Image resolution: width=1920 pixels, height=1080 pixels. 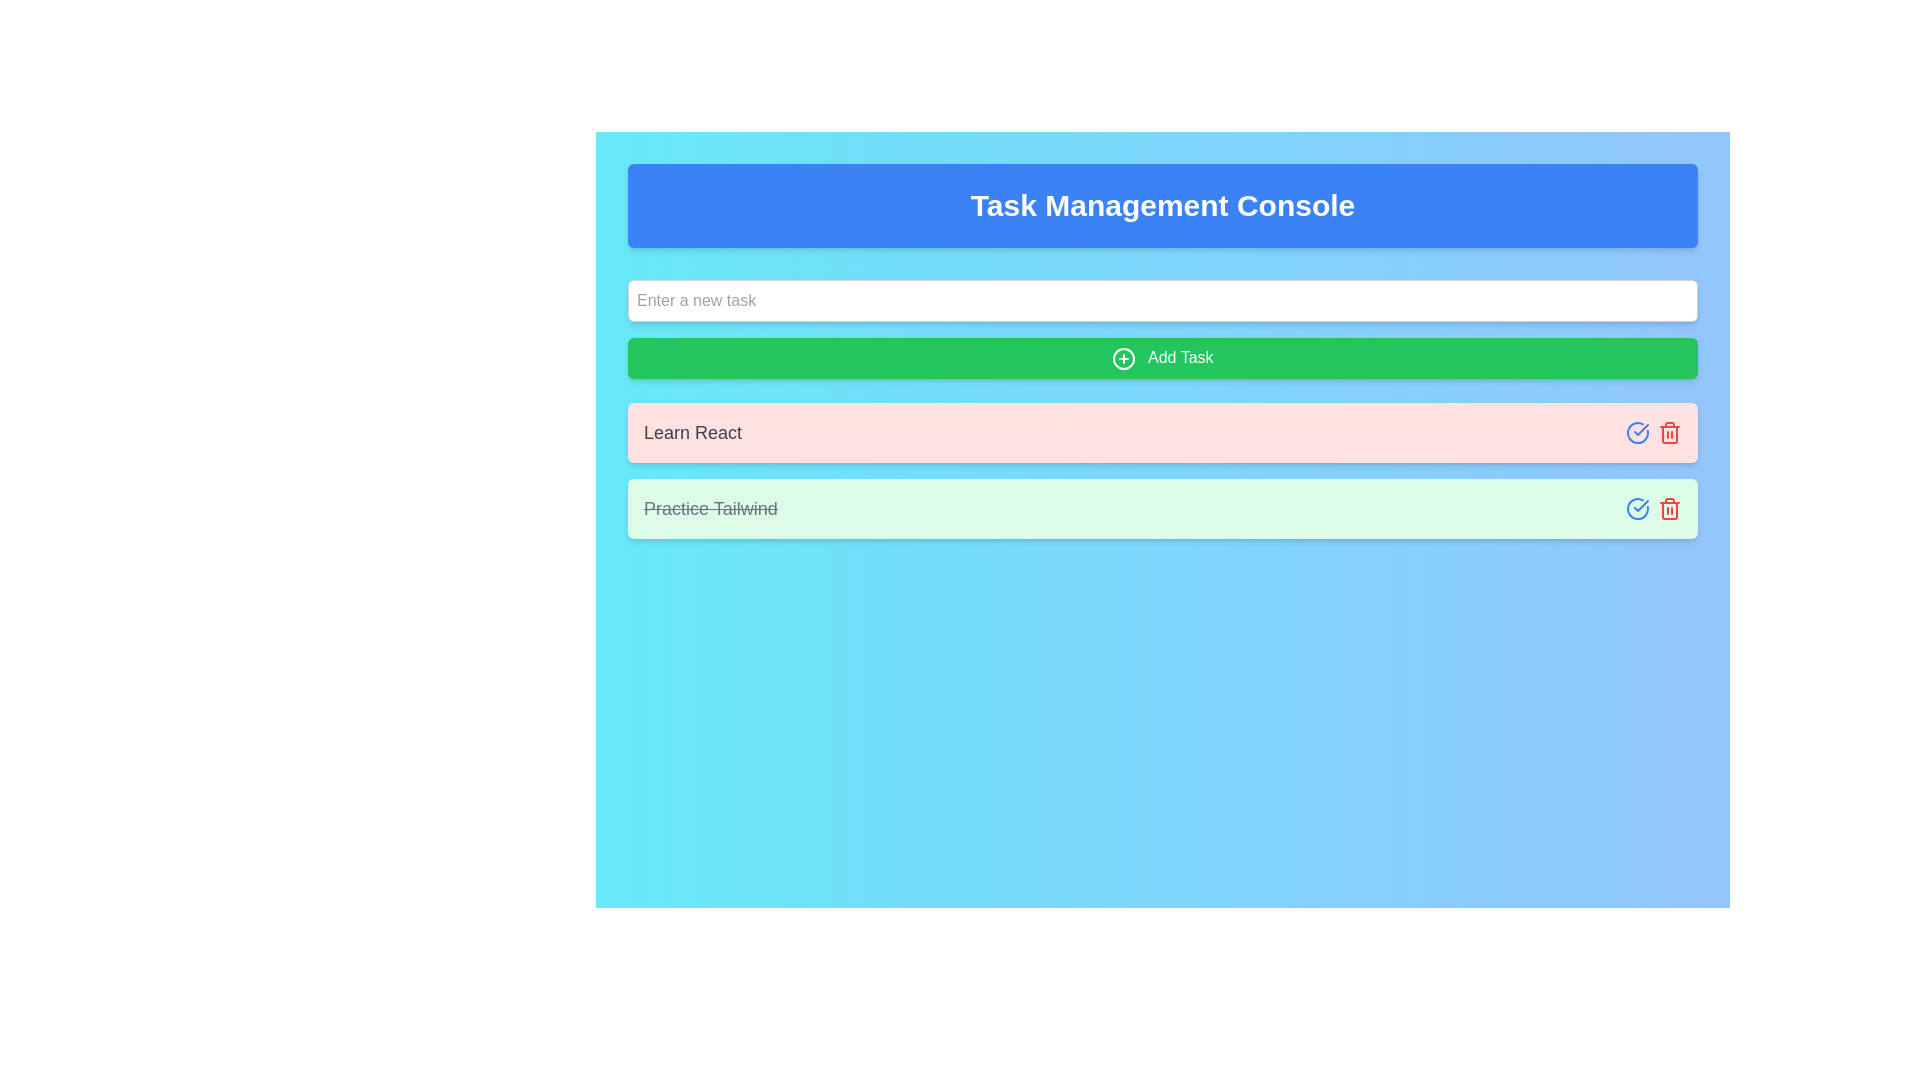 What do you see at coordinates (1637, 431) in the screenshot?
I see `the confirmation icon located in the rightmost area of the second row in the interactive task table` at bounding box center [1637, 431].